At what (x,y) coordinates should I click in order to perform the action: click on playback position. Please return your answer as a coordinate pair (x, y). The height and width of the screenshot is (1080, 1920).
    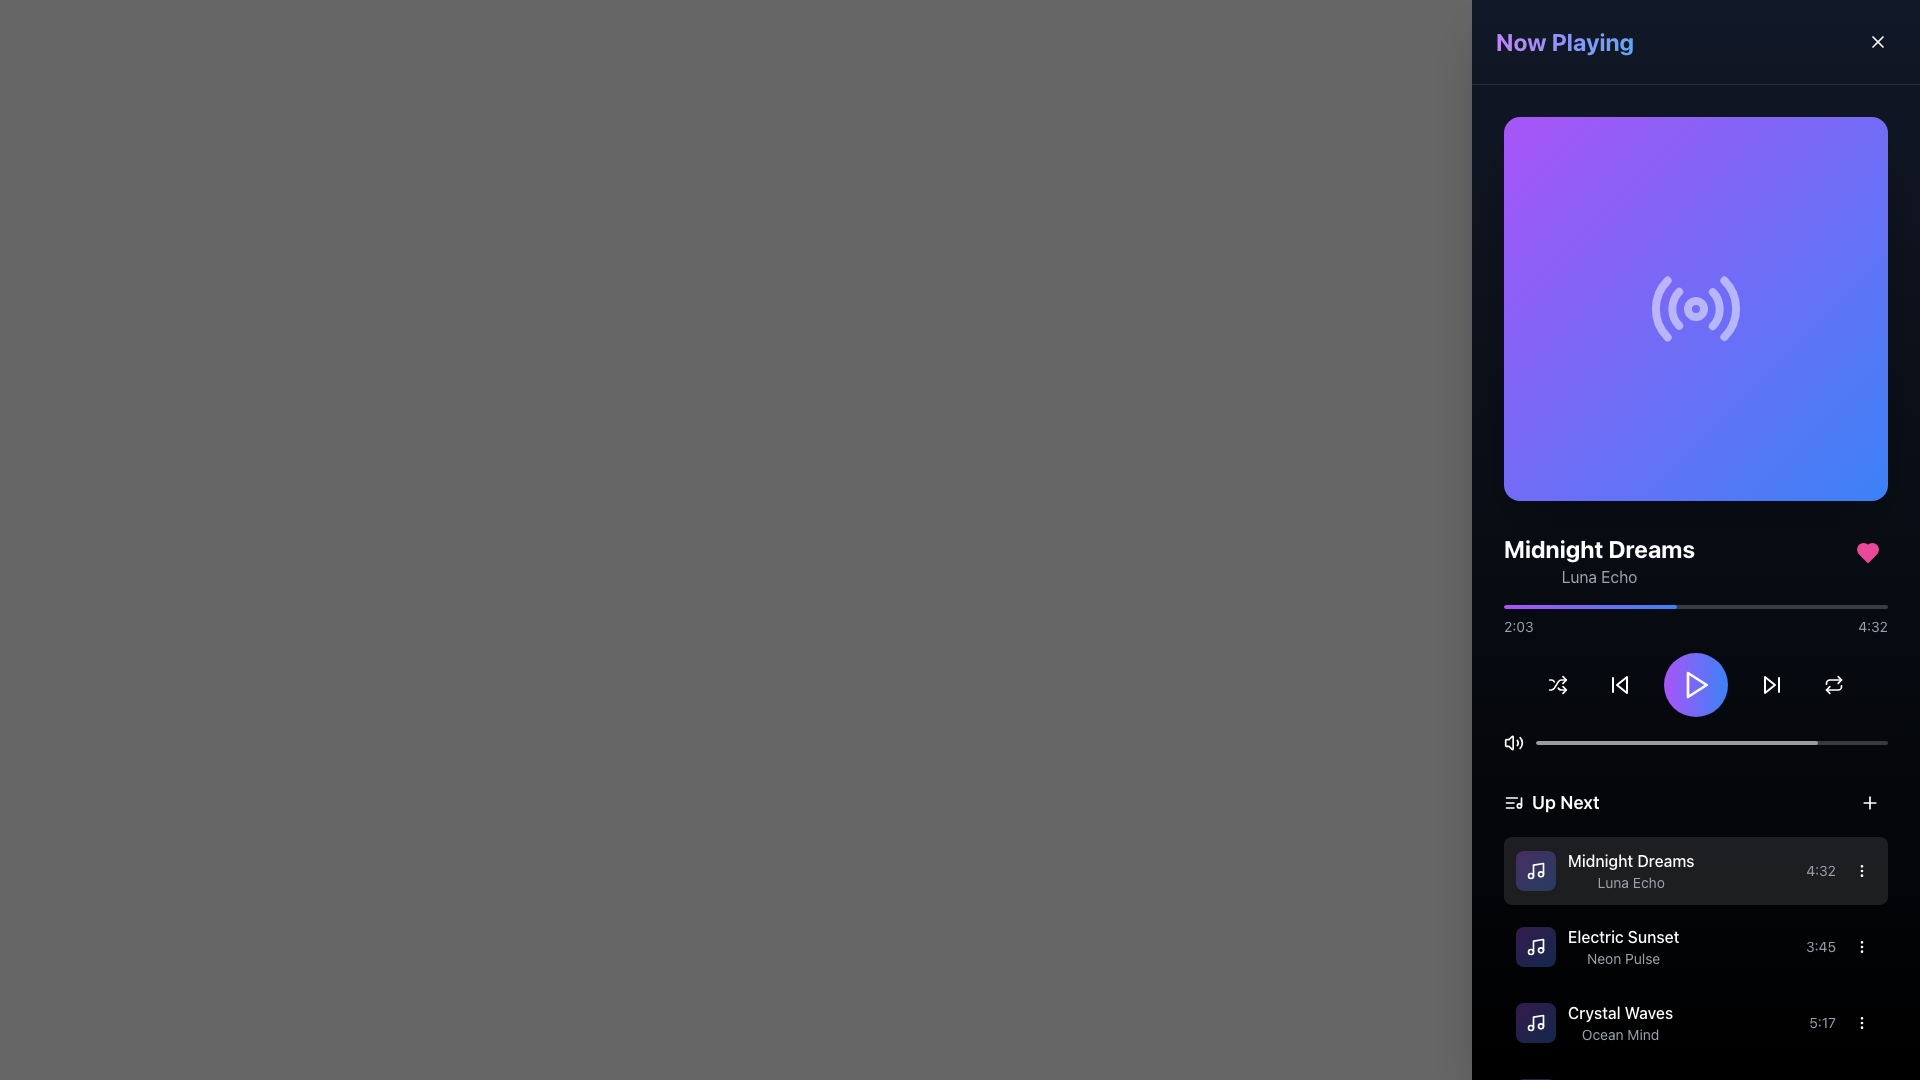
    Looking at the image, I should click on (1600, 743).